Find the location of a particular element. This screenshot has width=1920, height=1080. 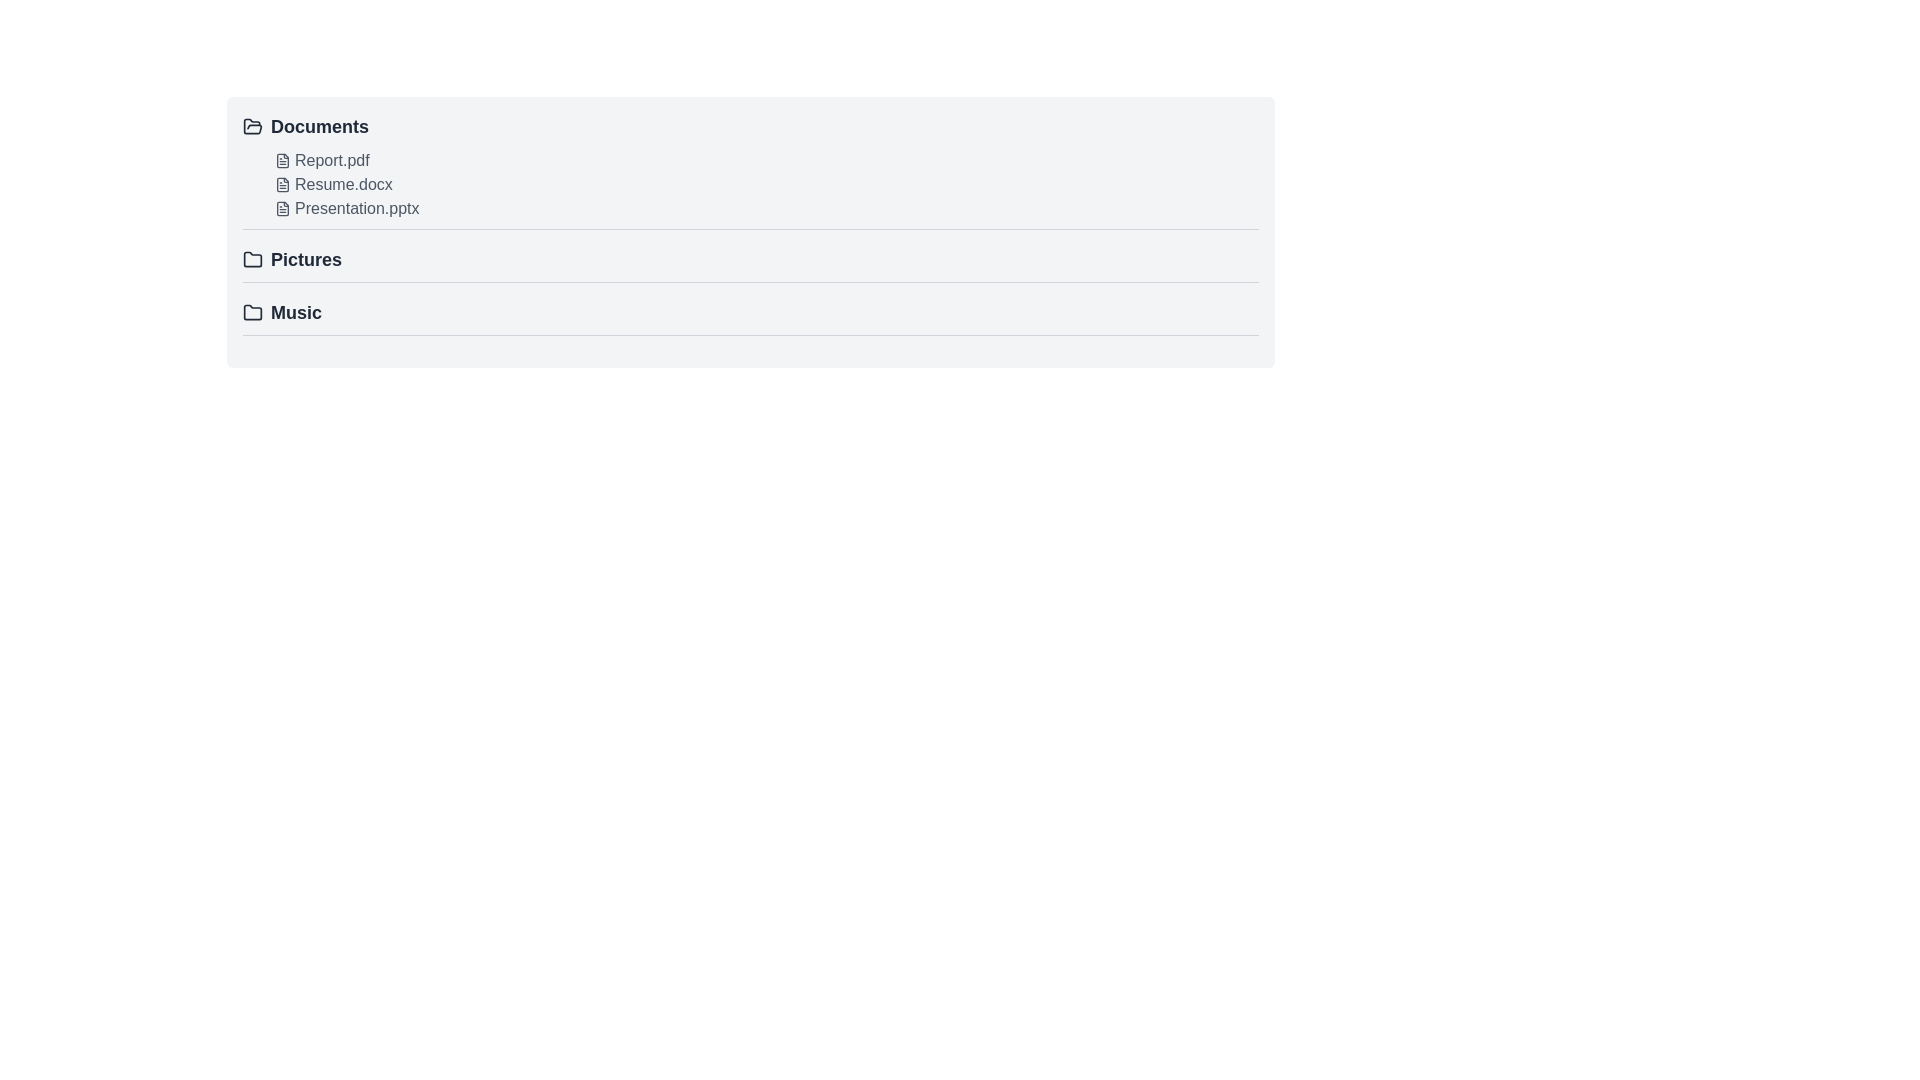

the 'Documents' icon, which visually represents the 'Documents' section and is positioned to the left of the text label 'Documents' is located at coordinates (252, 126).